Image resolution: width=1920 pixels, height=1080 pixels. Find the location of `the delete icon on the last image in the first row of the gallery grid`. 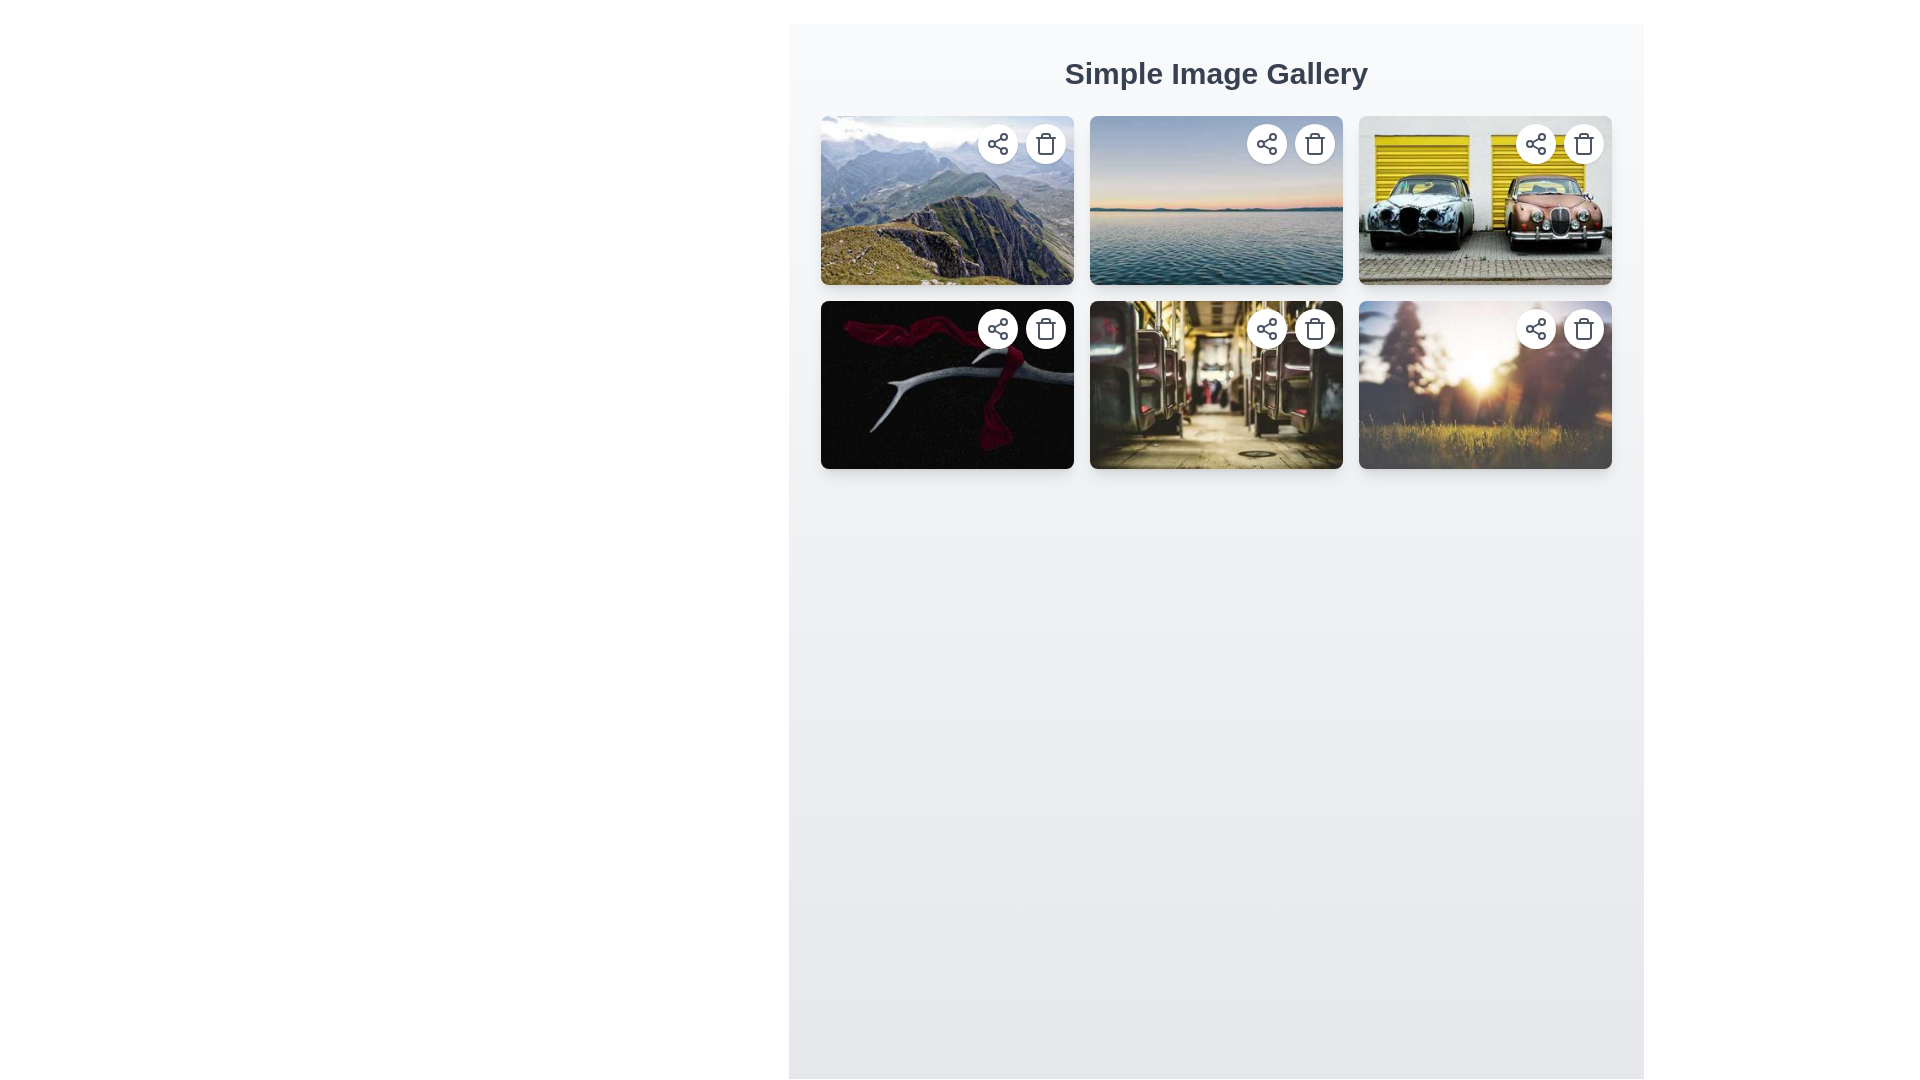

the delete icon on the last image in the first row of the gallery grid is located at coordinates (1485, 200).